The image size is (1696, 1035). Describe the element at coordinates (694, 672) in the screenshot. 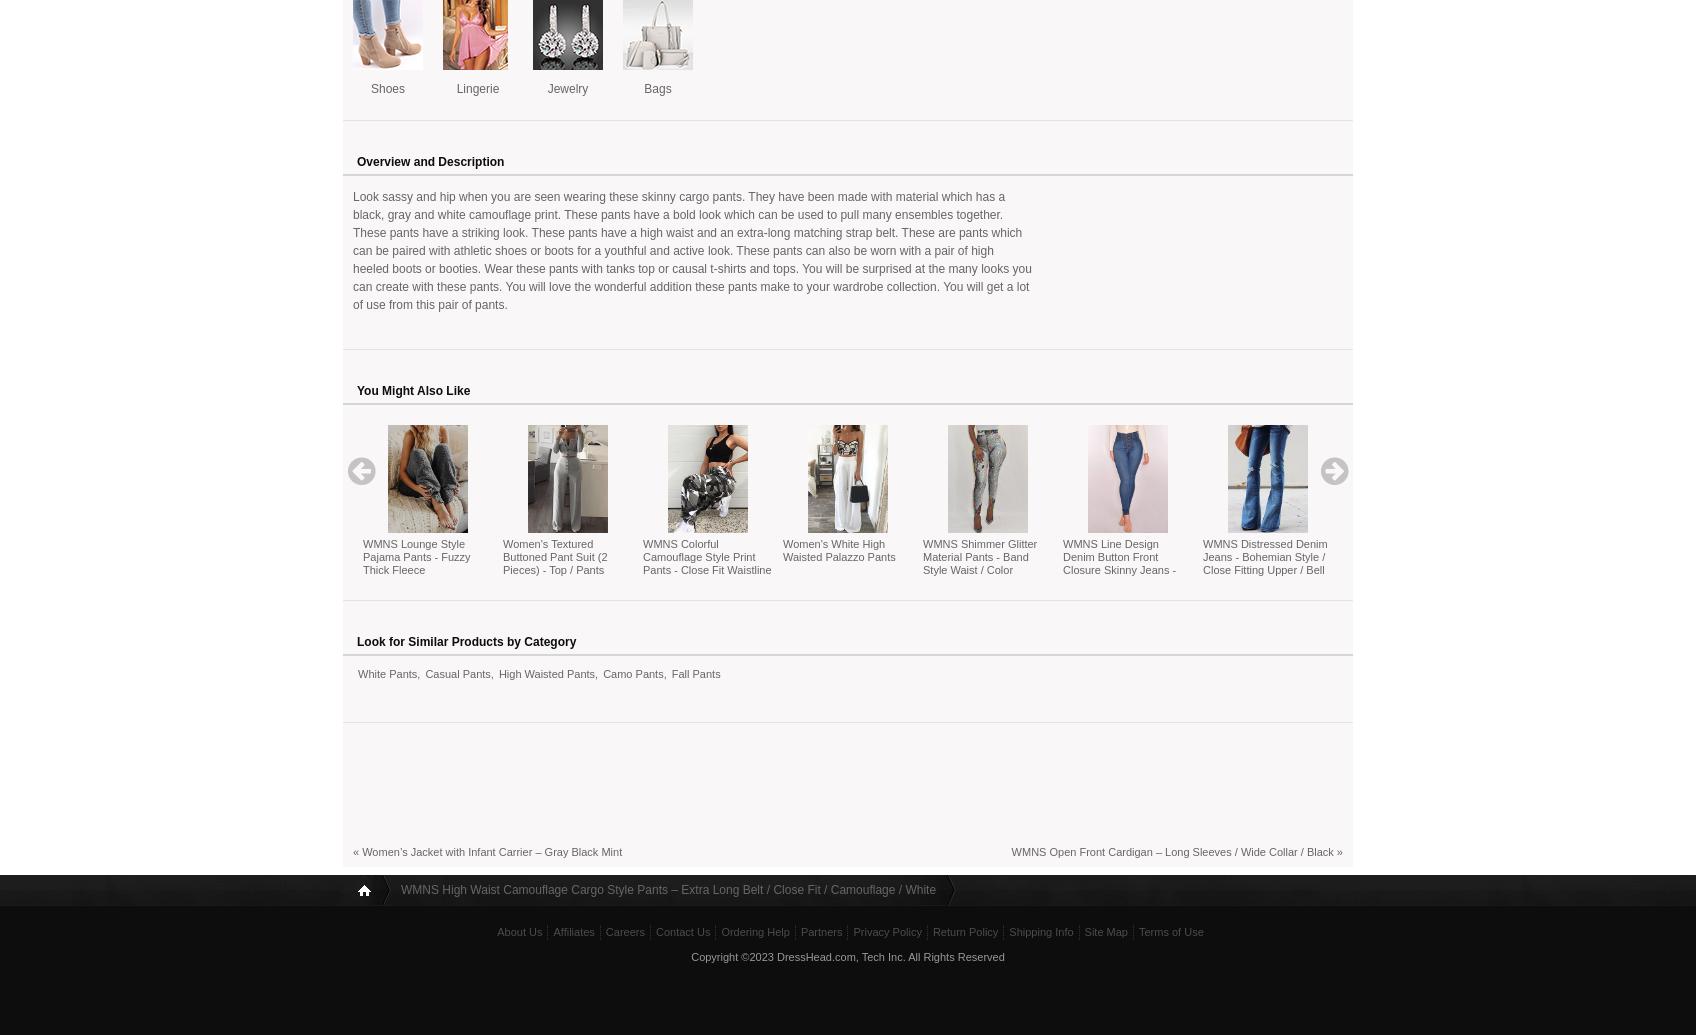

I see `'Fall Pants'` at that location.